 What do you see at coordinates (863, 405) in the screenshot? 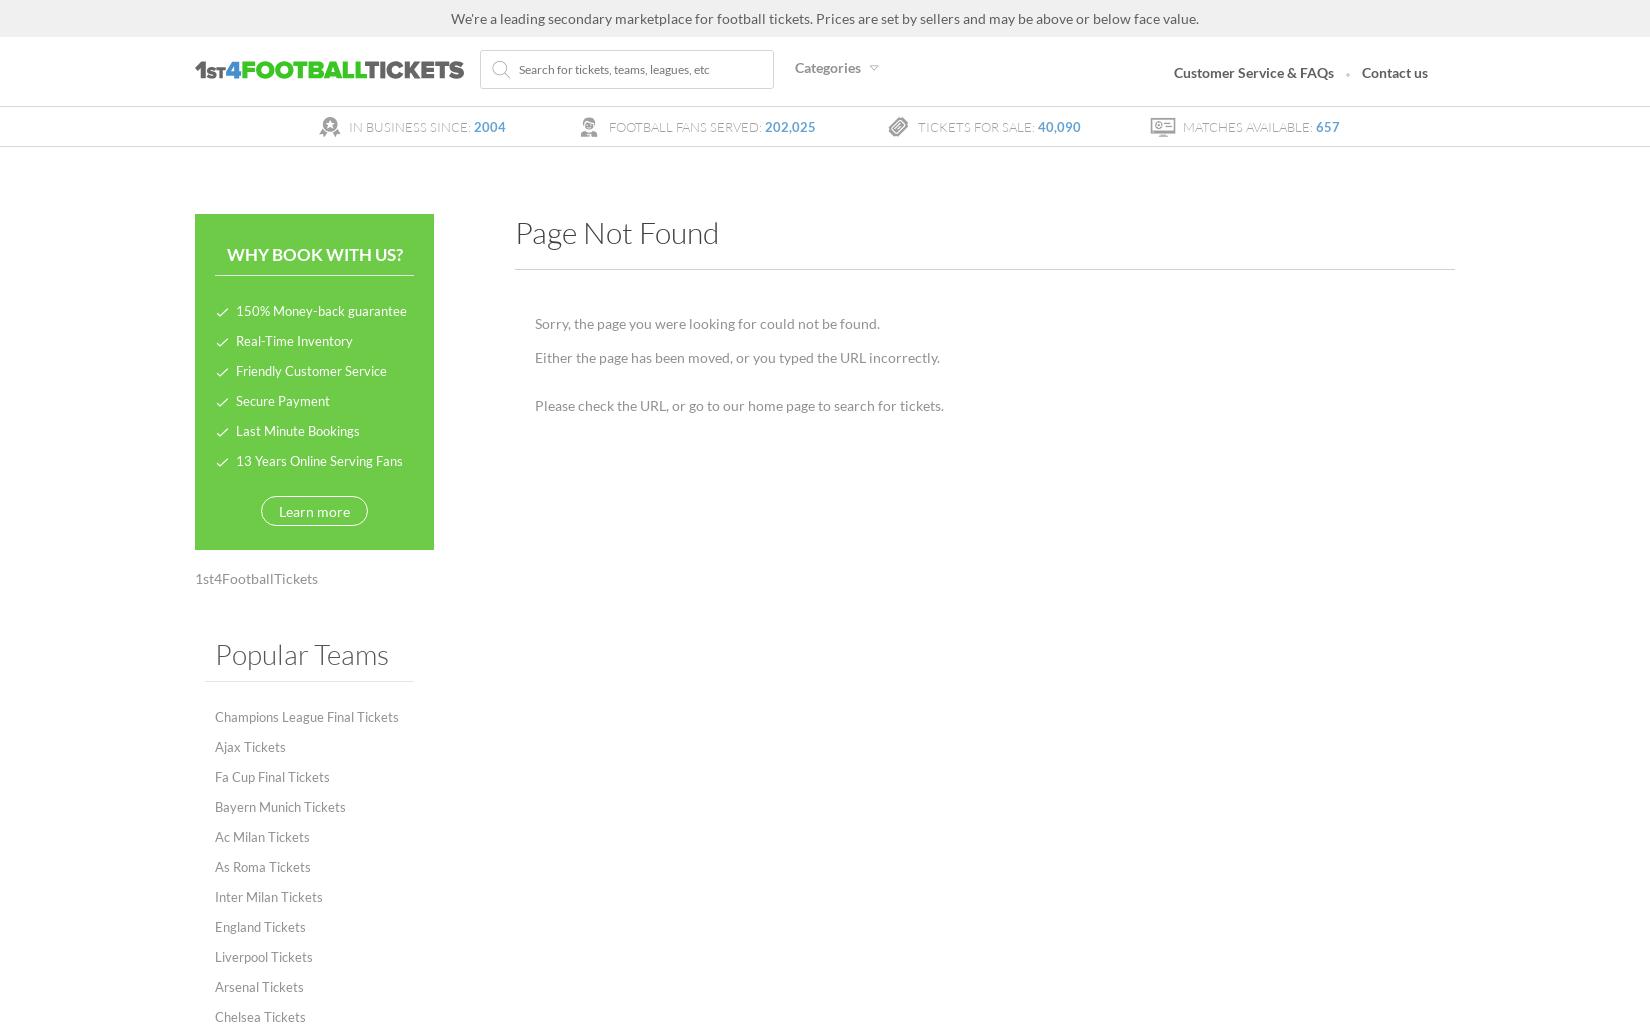
I see `'page to search for tickets.'` at bounding box center [863, 405].